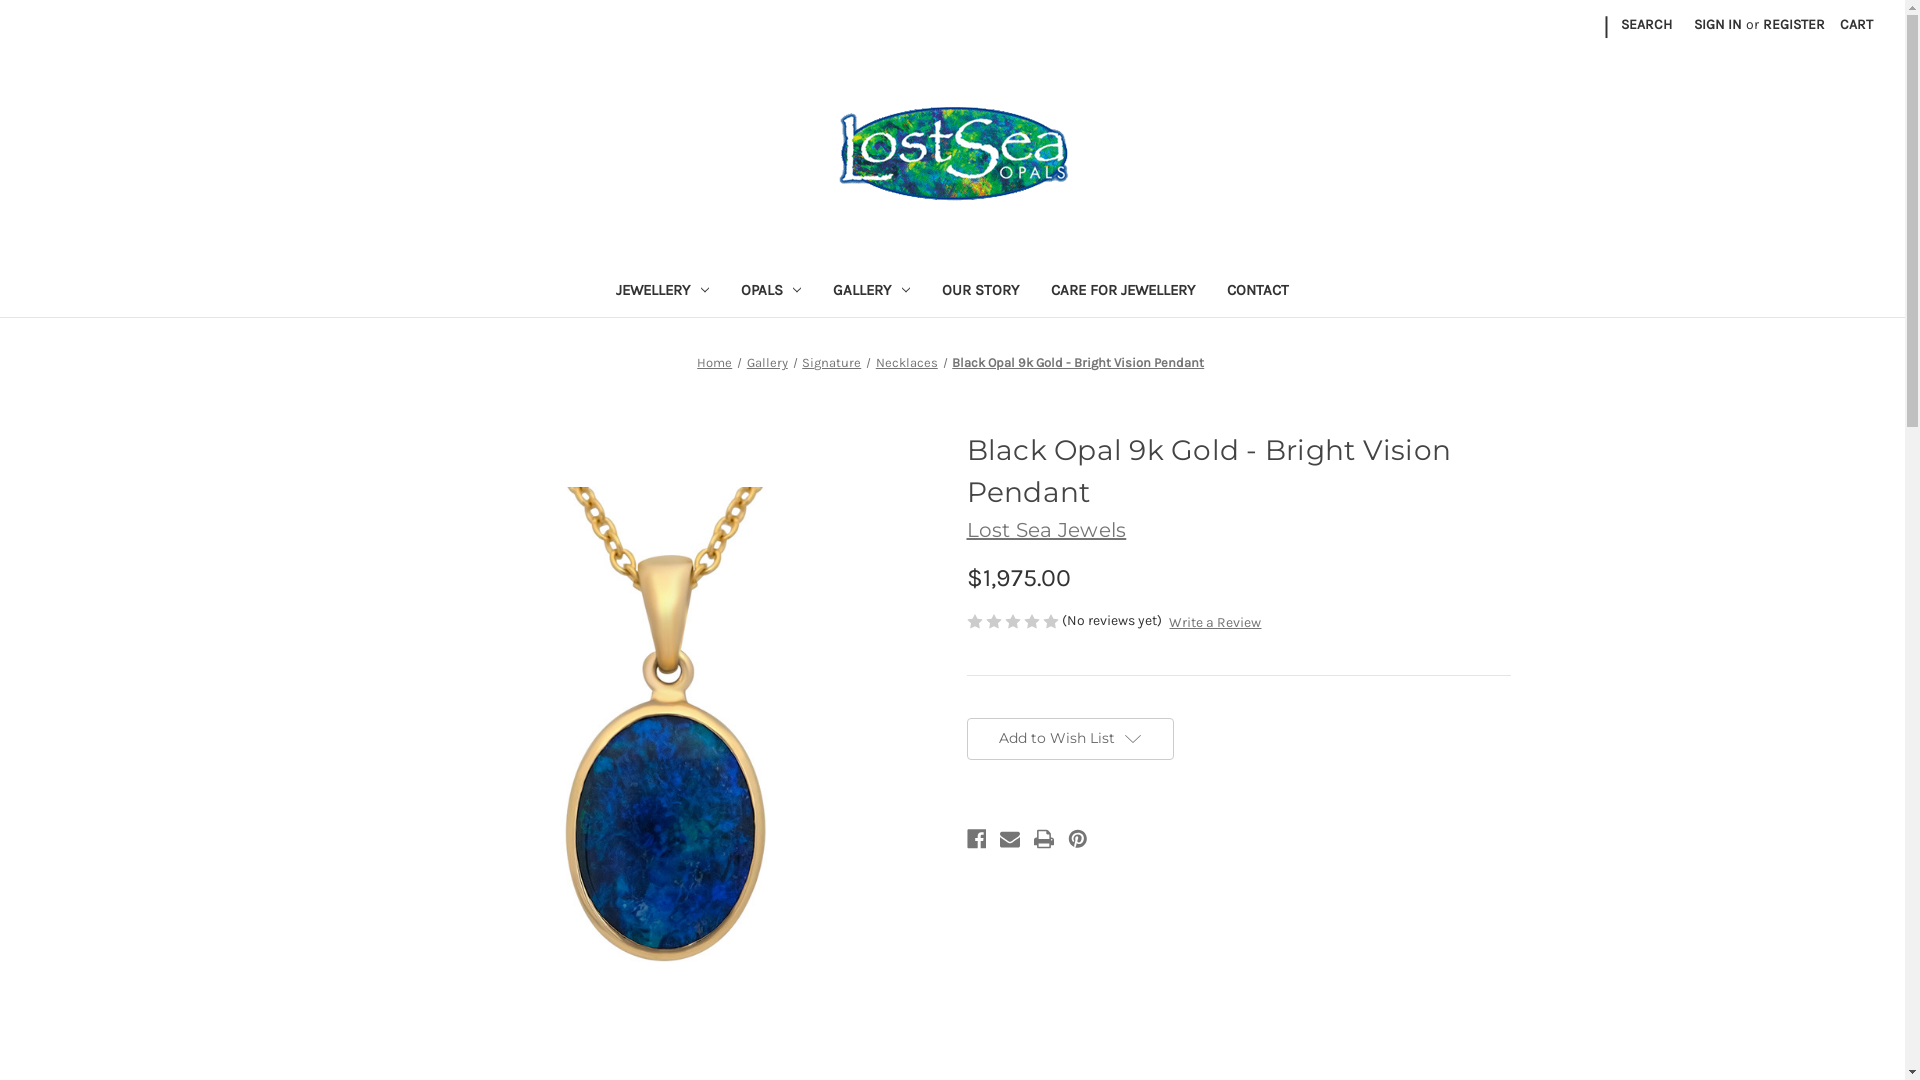 The image size is (1920, 1080). I want to click on 'SIGN IN', so click(1717, 24).